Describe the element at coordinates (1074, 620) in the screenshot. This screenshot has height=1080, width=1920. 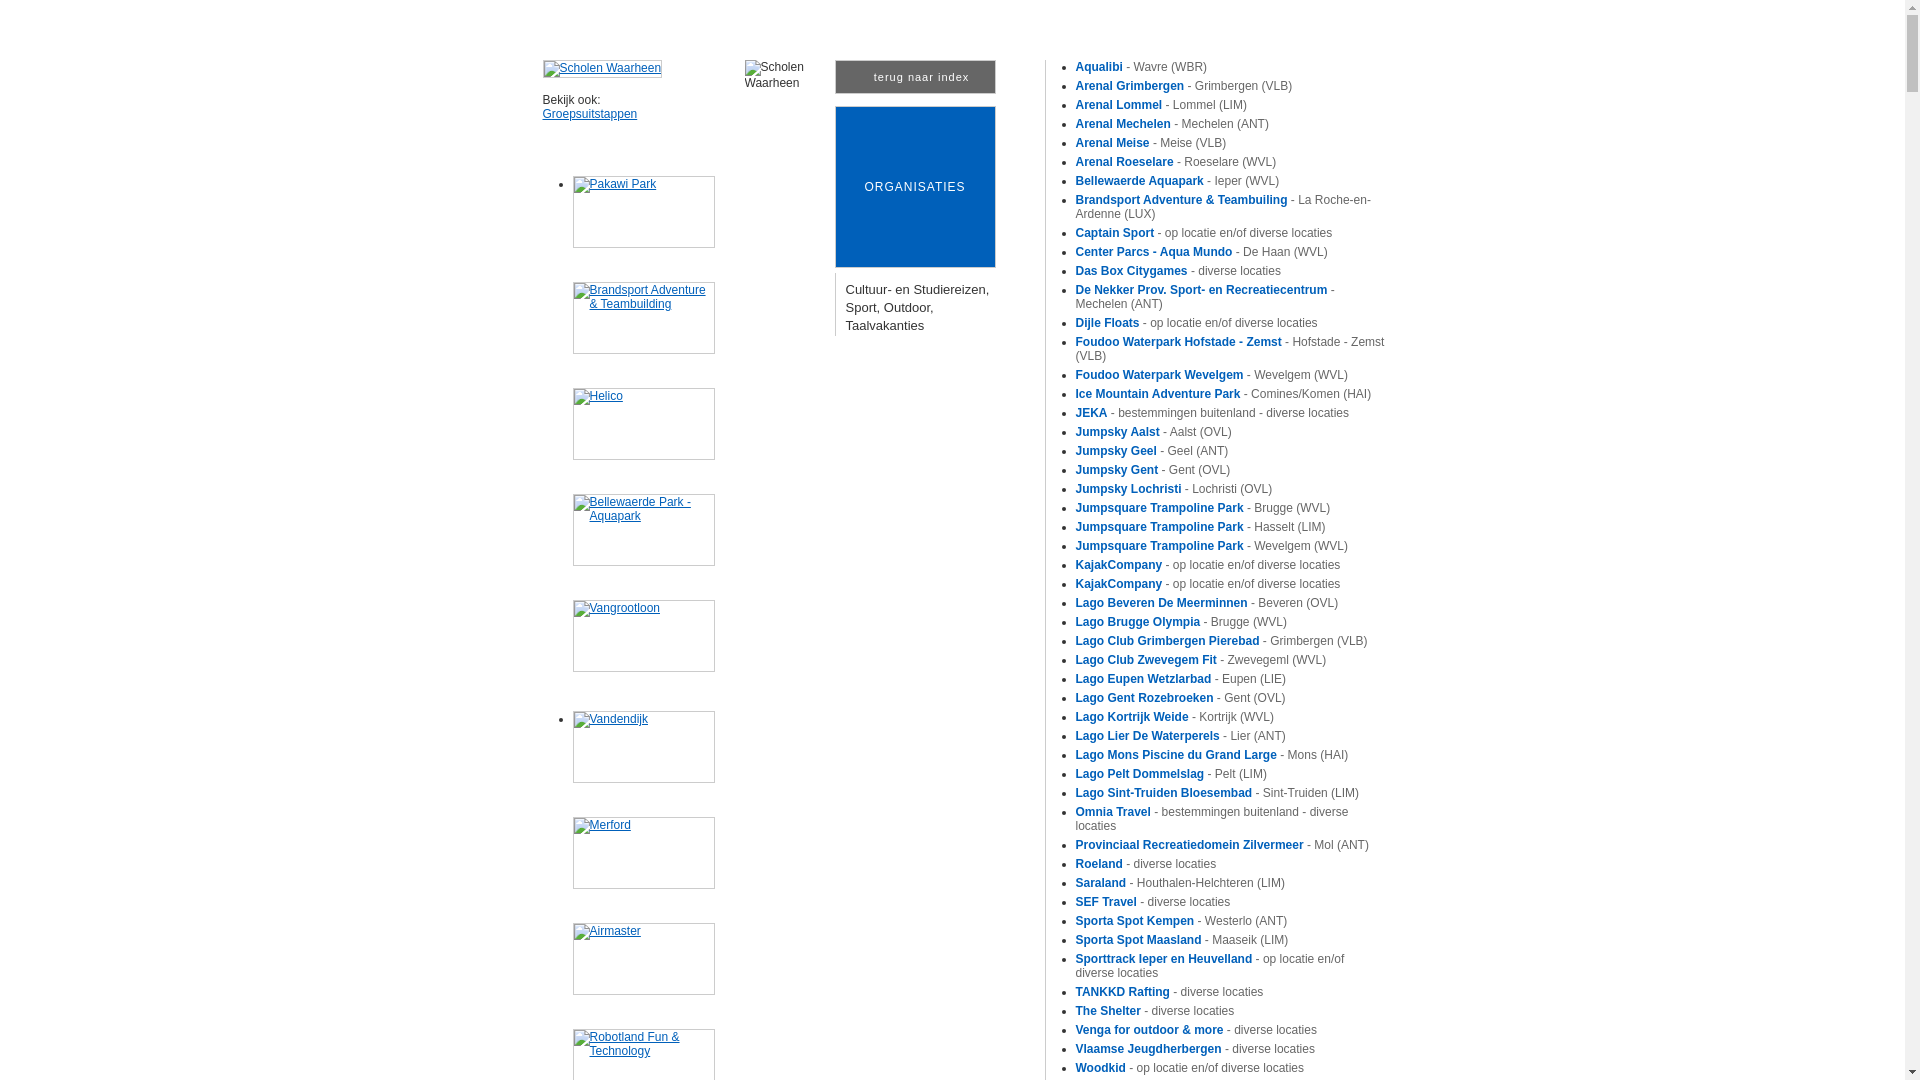
I see `'Lago Brugge Olympia - Brugge (WVL)'` at that location.